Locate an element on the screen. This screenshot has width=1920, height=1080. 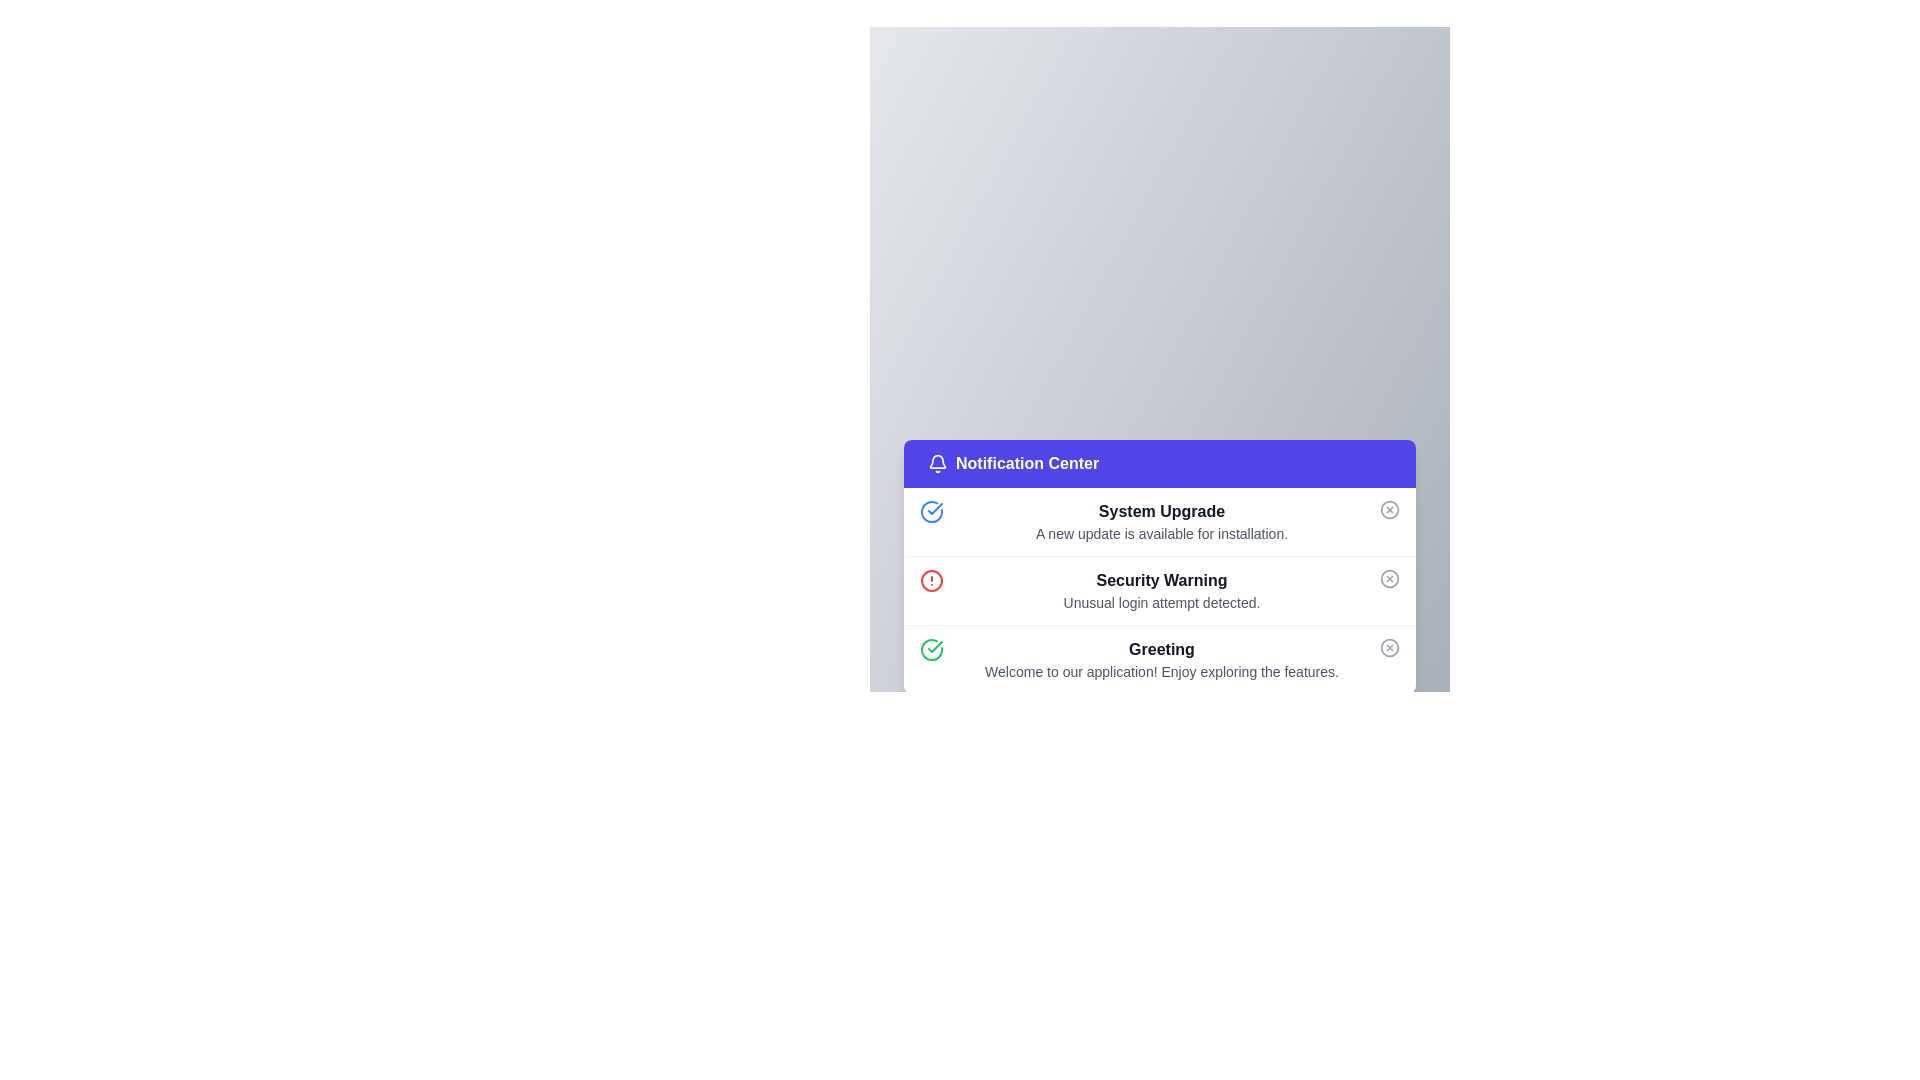
the 'Notification Center' text label, which is a bold text element located in the blue header section of the notification panel is located at coordinates (1013, 463).